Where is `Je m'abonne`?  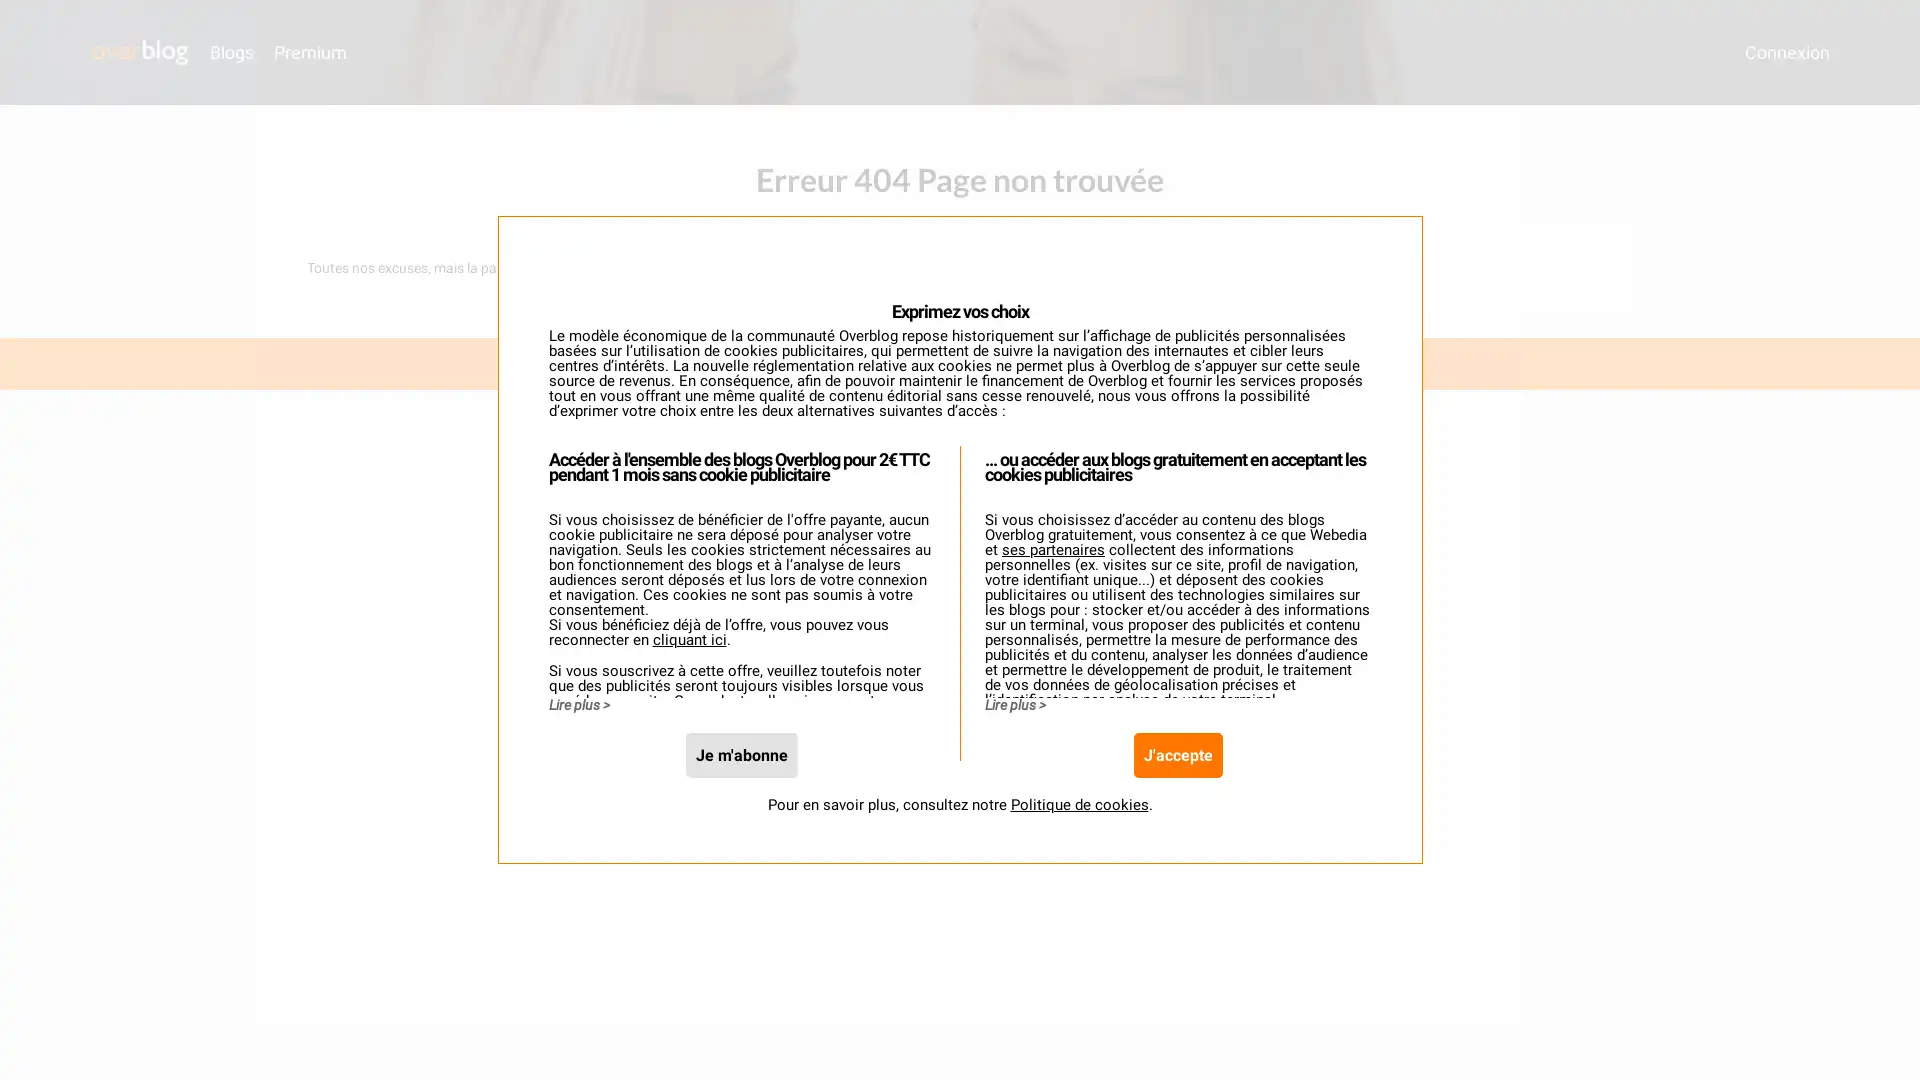
Je m'abonne is located at coordinates (739, 780).